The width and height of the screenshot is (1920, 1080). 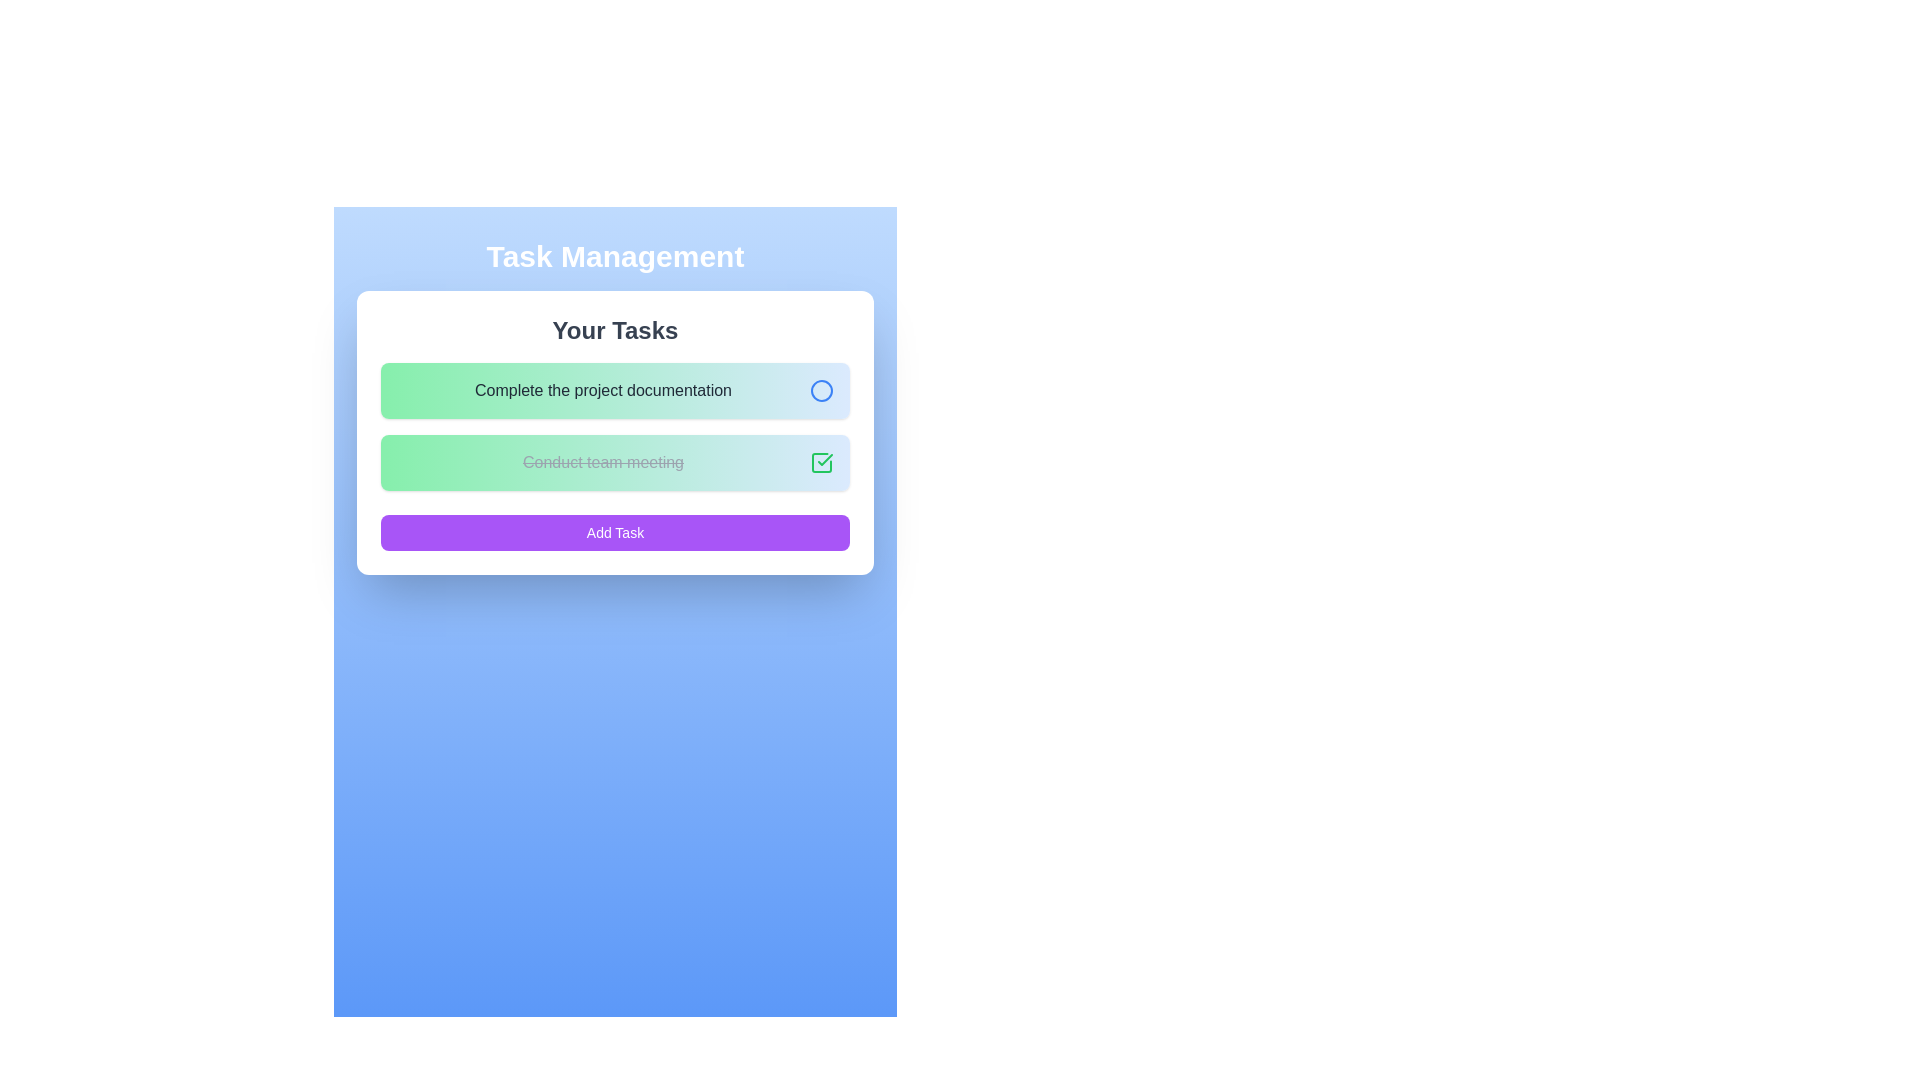 What do you see at coordinates (614, 256) in the screenshot?
I see `the static title or heading element that introduces the task management section, positioned above the 'Your Tasks' subheading` at bounding box center [614, 256].